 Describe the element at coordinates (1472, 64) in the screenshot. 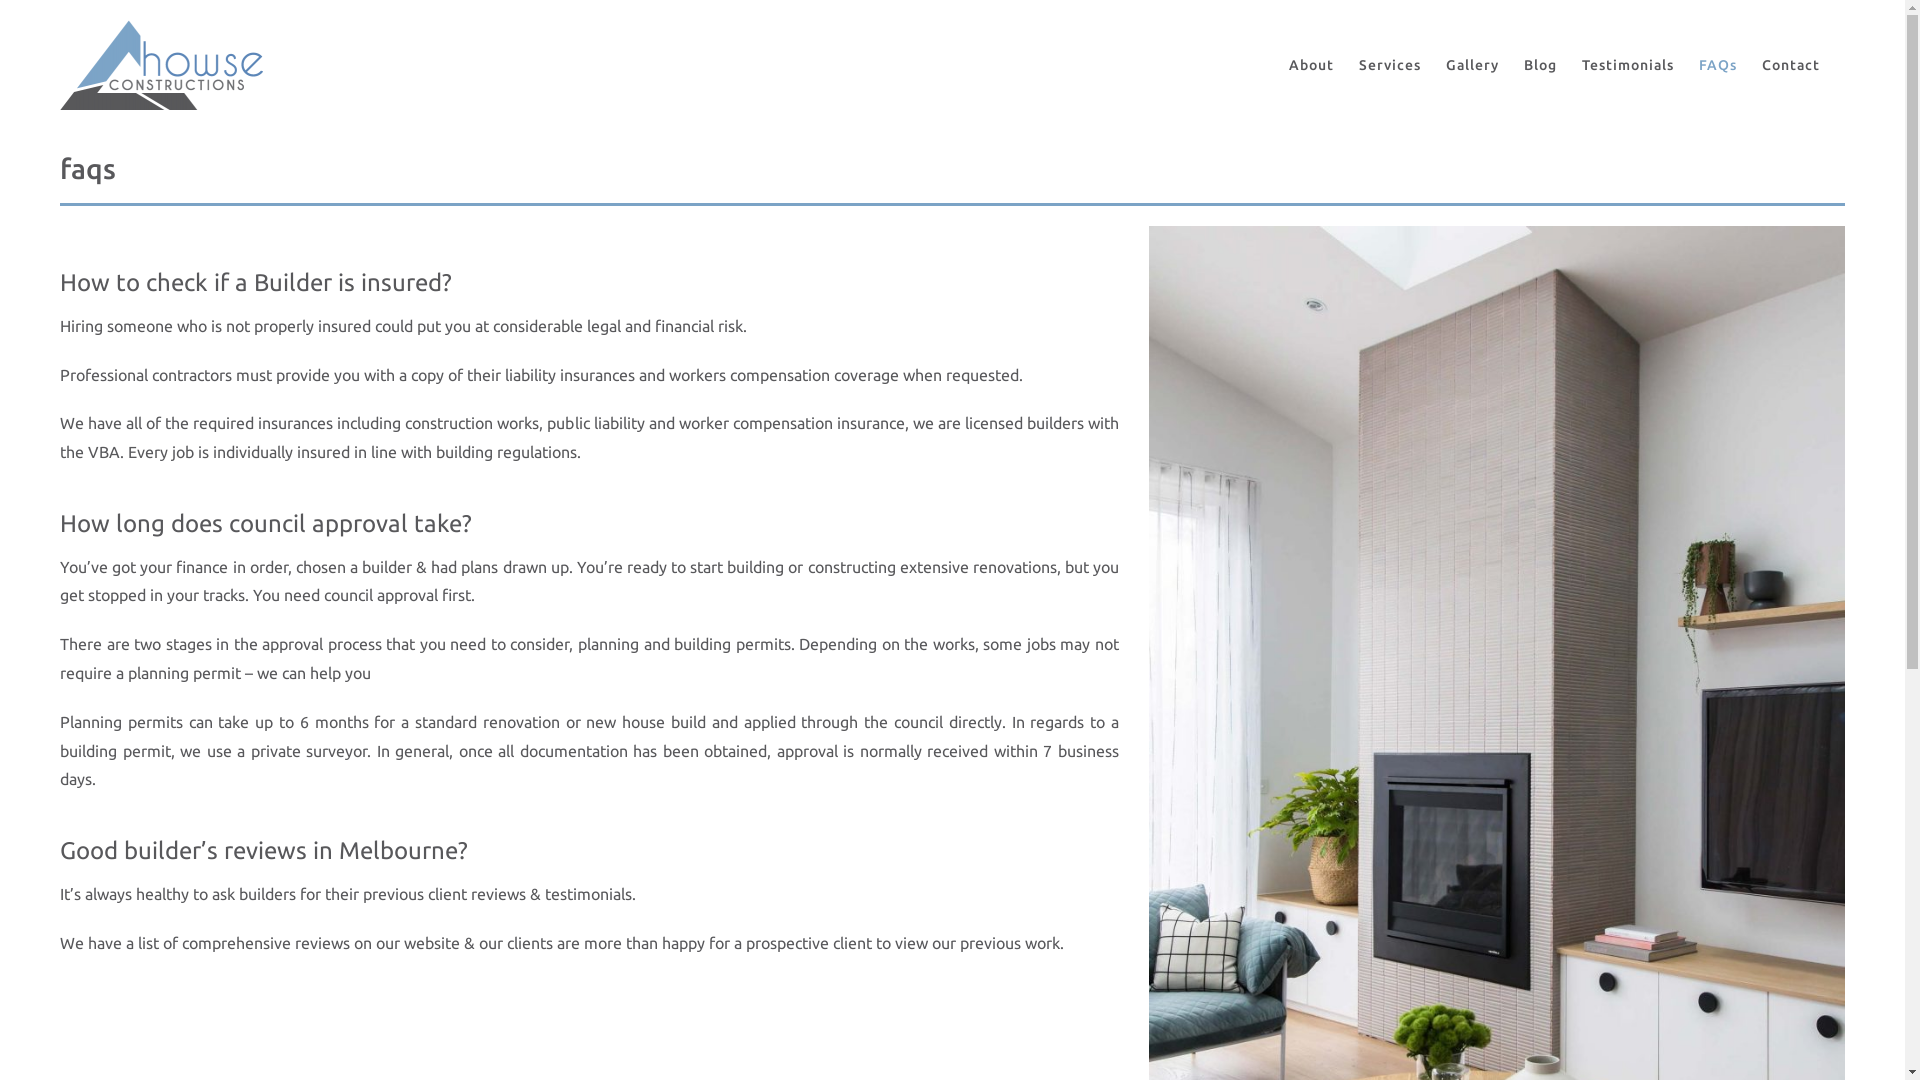

I see `'Gallery'` at that location.